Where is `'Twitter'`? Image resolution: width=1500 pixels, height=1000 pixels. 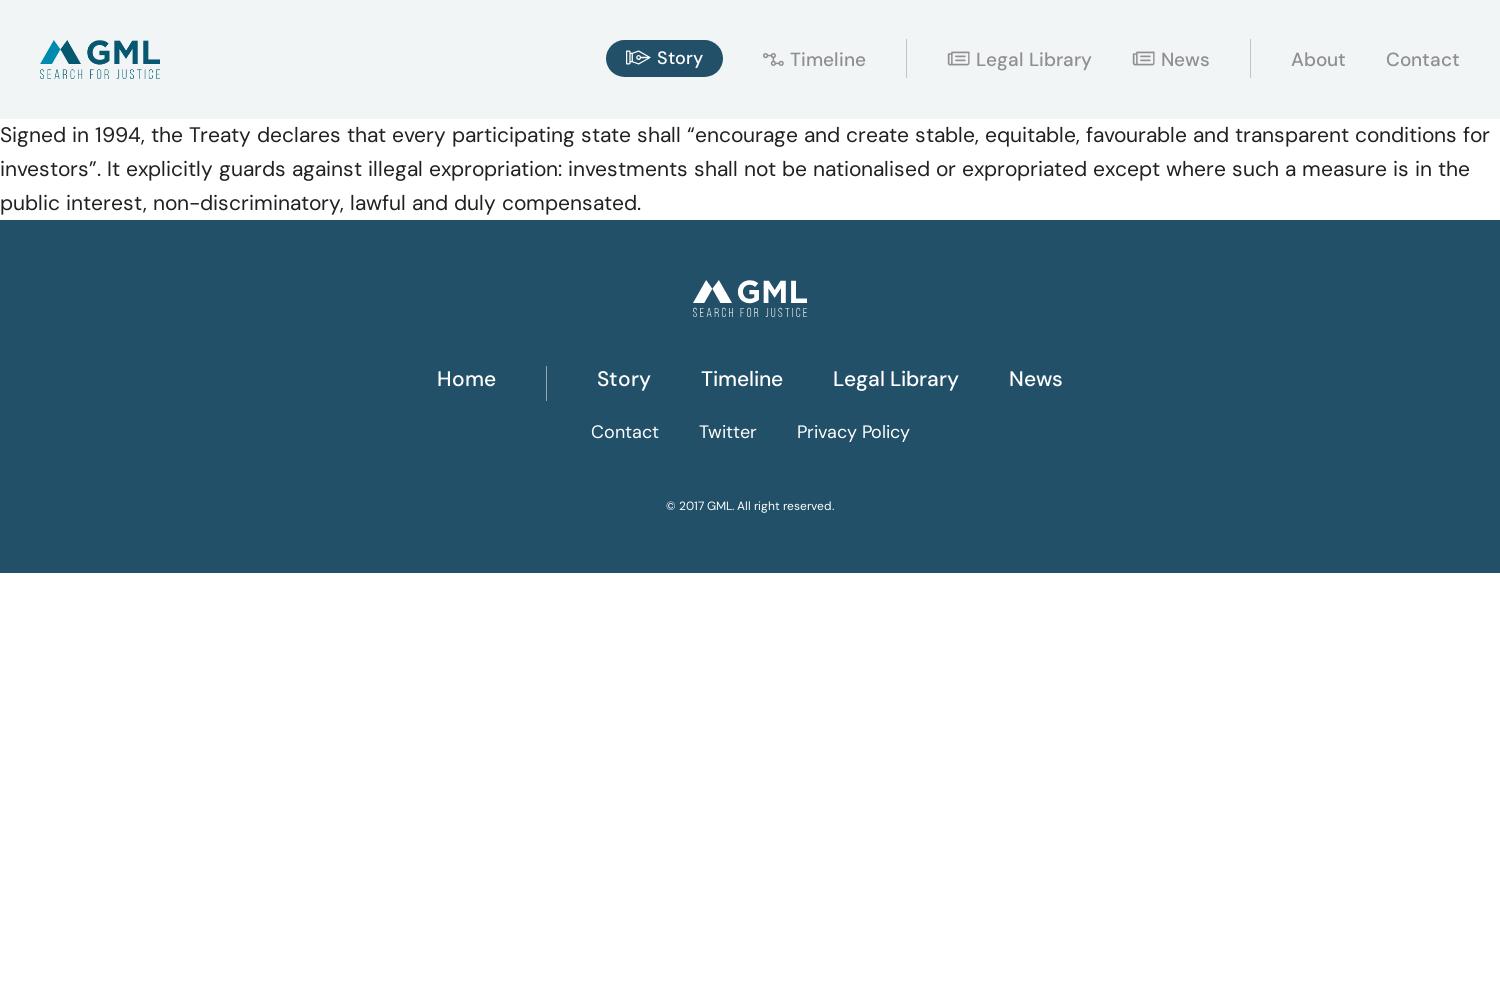 'Twitter' is located at coordinates (696, 432).